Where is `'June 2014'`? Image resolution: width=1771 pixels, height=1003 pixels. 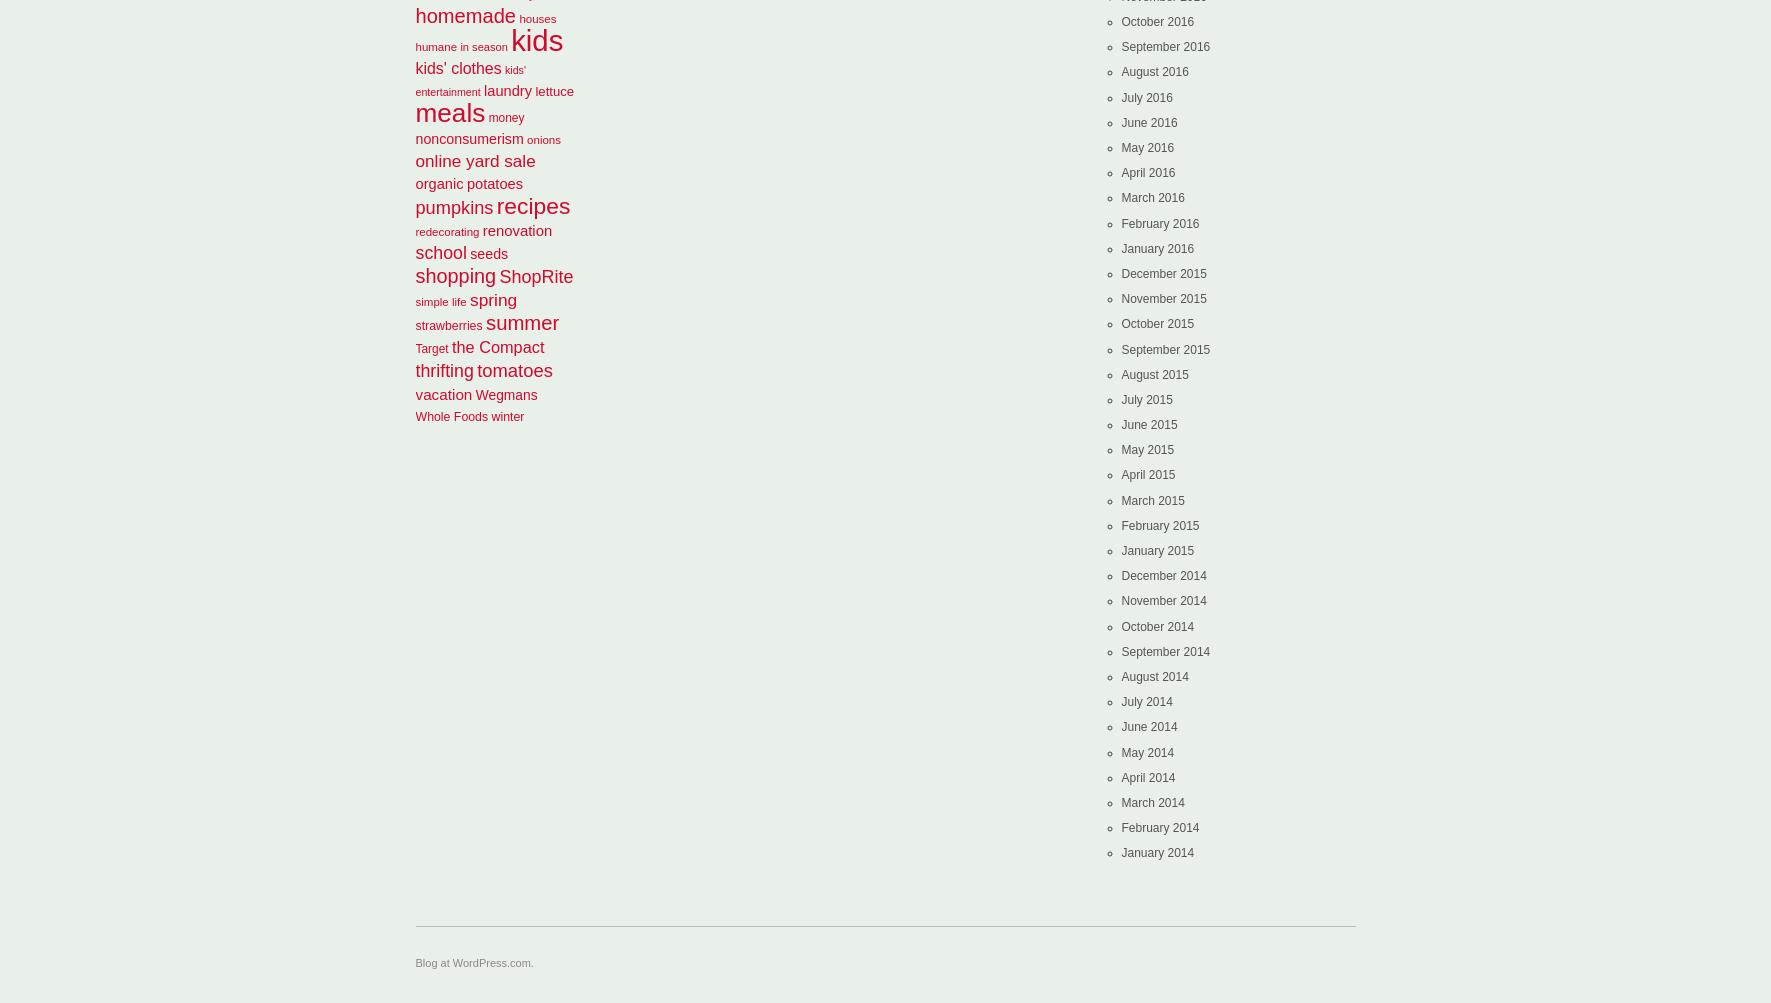
'June 2014' is located at coordinates (1149, 725).